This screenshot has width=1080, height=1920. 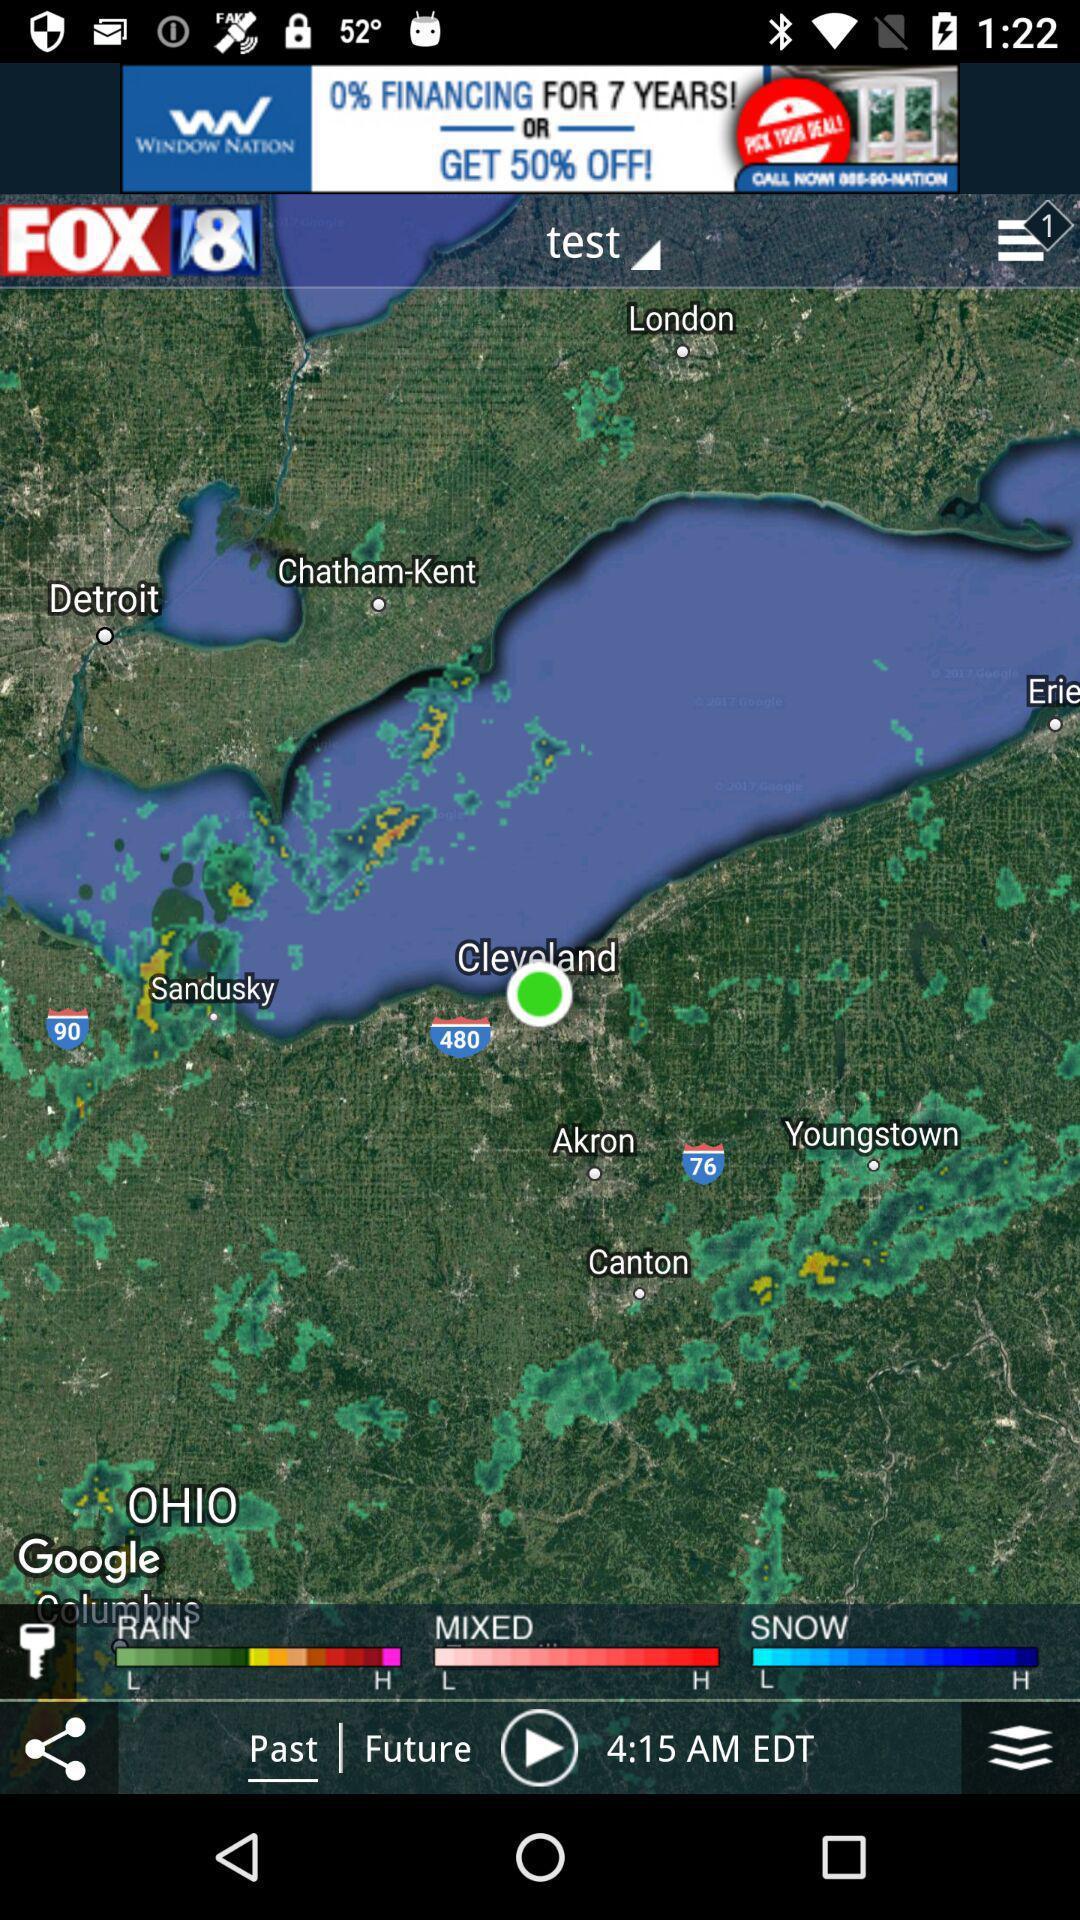 I want to click on the share icon, so click(x=58, y=1746).